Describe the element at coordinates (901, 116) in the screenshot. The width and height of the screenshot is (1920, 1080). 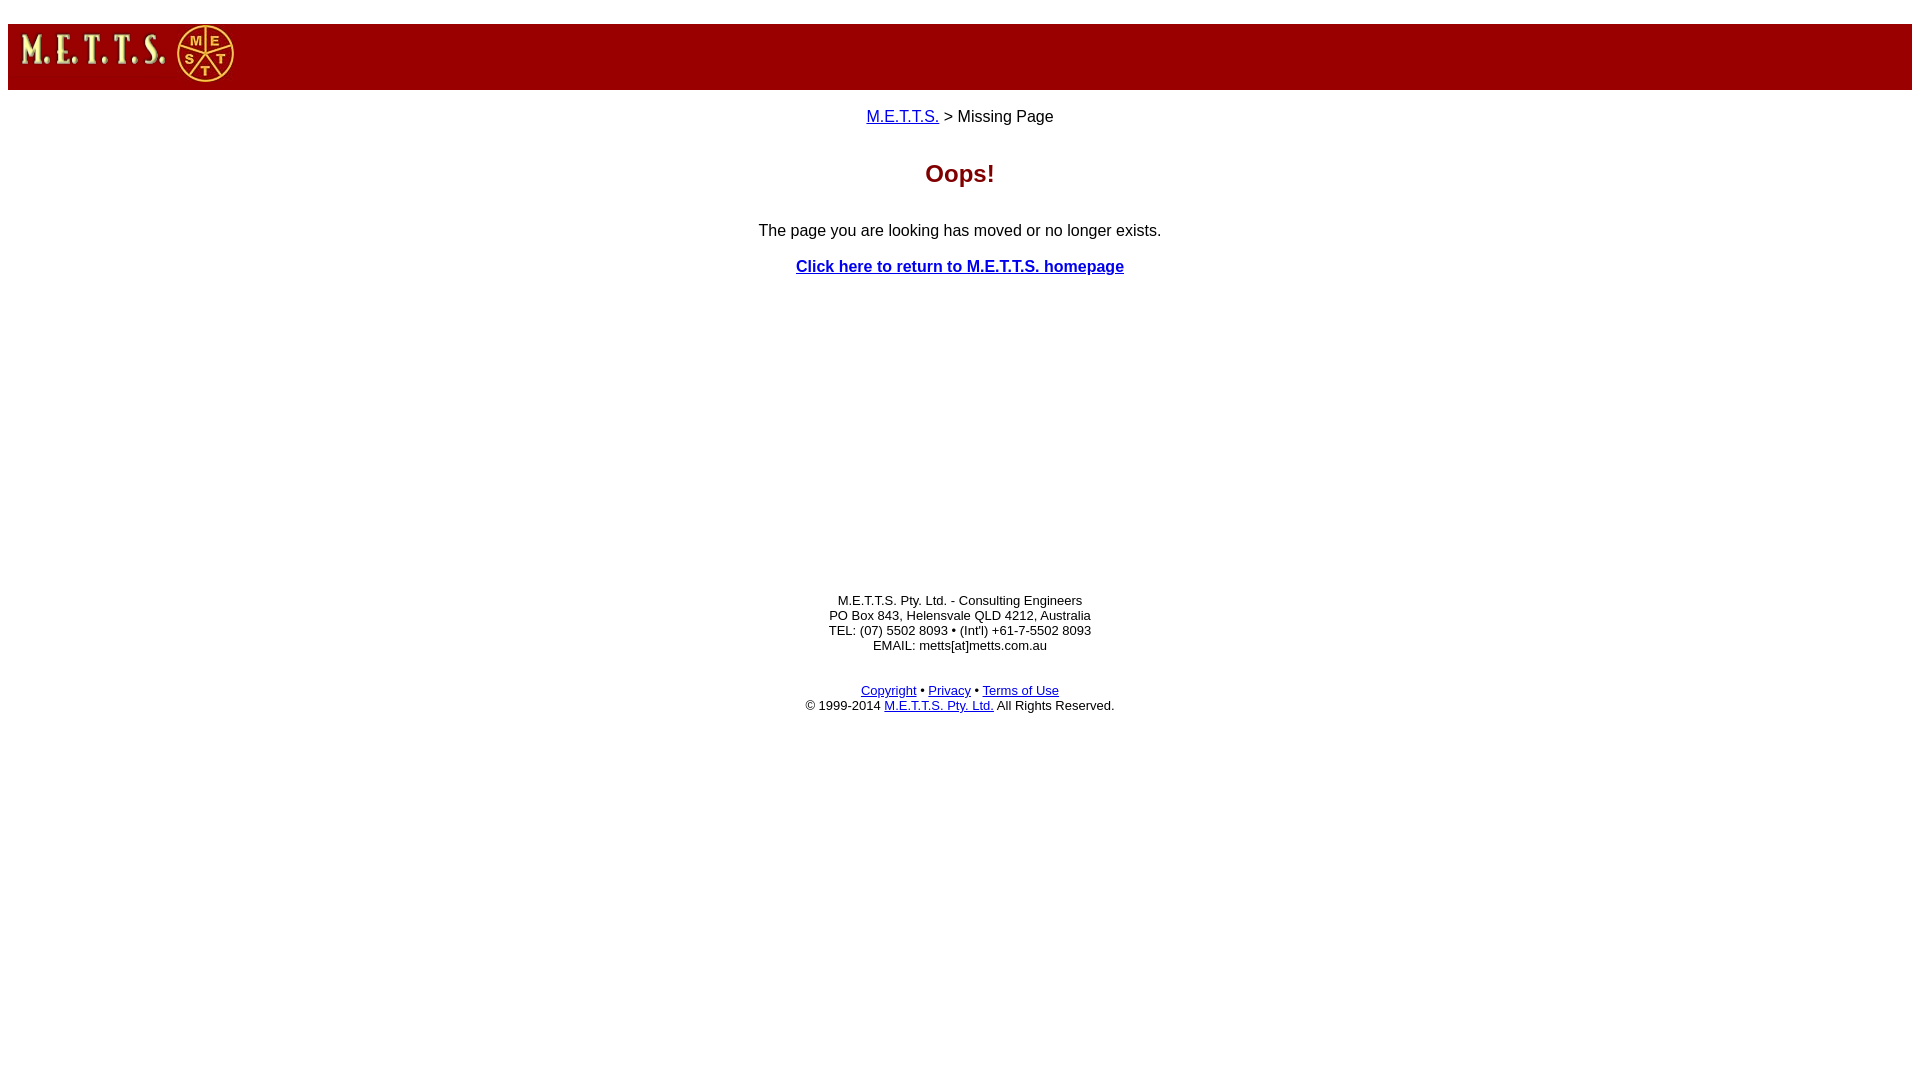
I see `'M.E.T.T.S.'` at that location.